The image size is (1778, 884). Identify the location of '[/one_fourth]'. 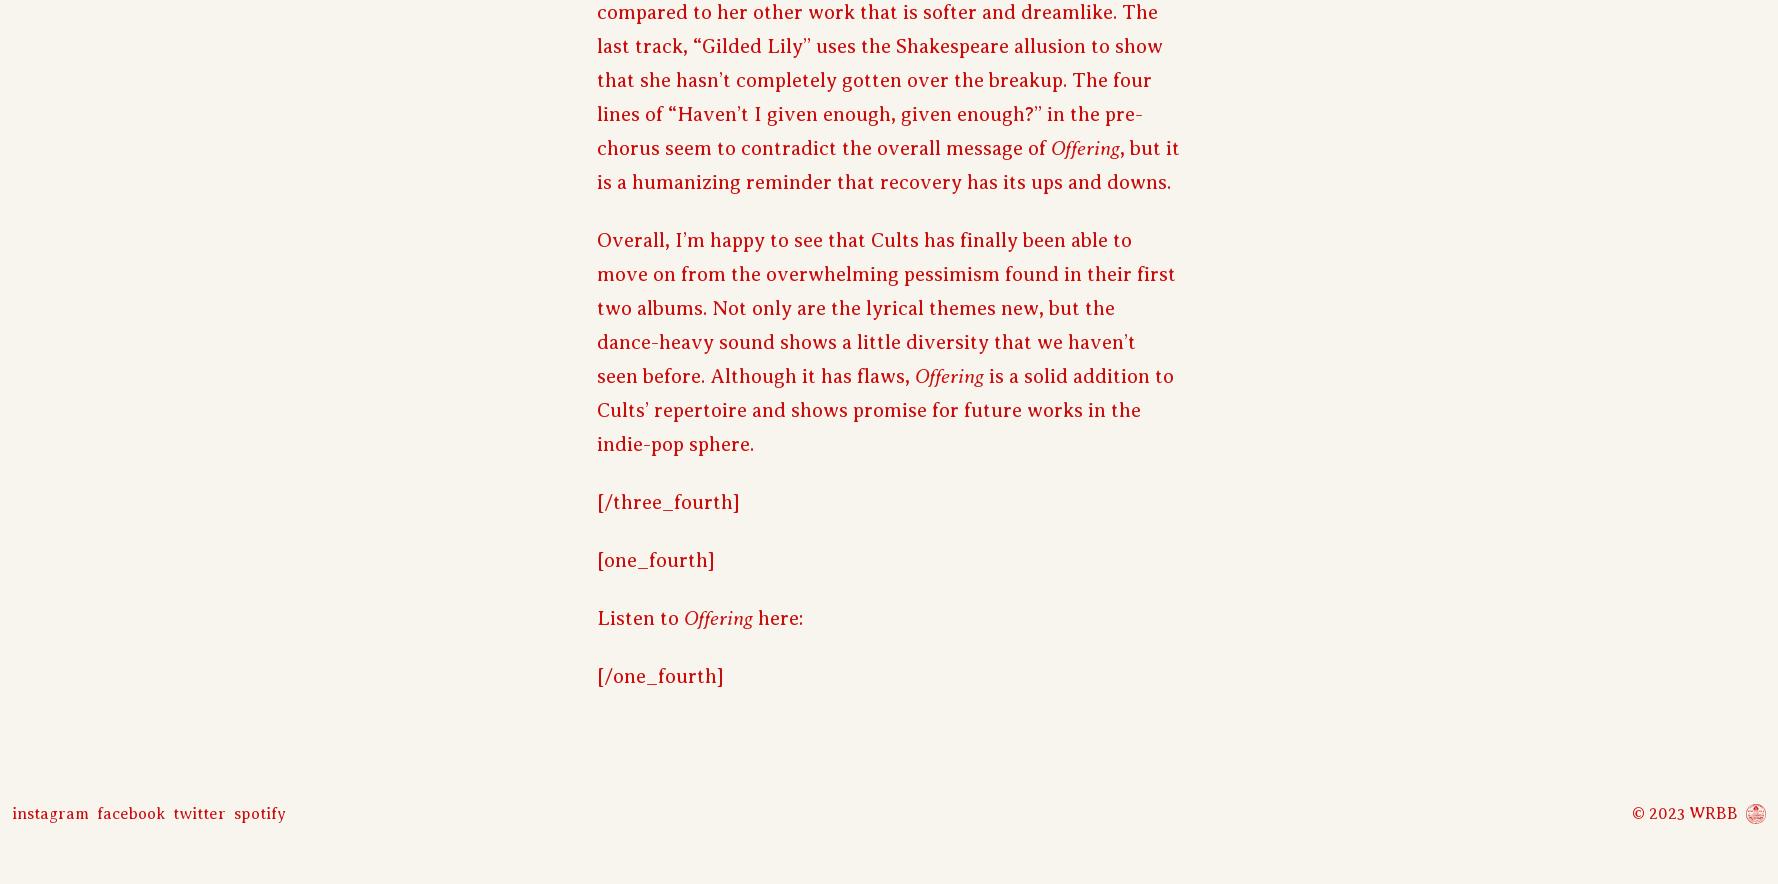
(660, 675).